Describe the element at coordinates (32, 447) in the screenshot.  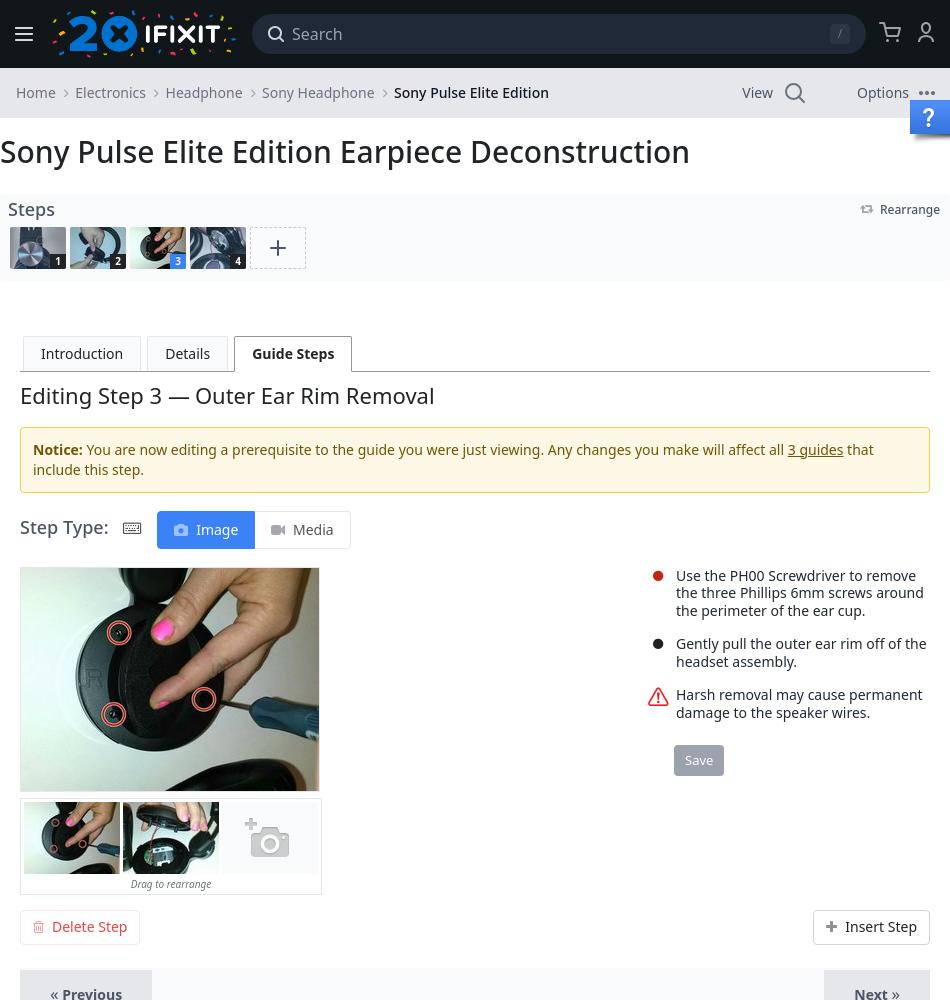
I see `'Notice:'` at that location.